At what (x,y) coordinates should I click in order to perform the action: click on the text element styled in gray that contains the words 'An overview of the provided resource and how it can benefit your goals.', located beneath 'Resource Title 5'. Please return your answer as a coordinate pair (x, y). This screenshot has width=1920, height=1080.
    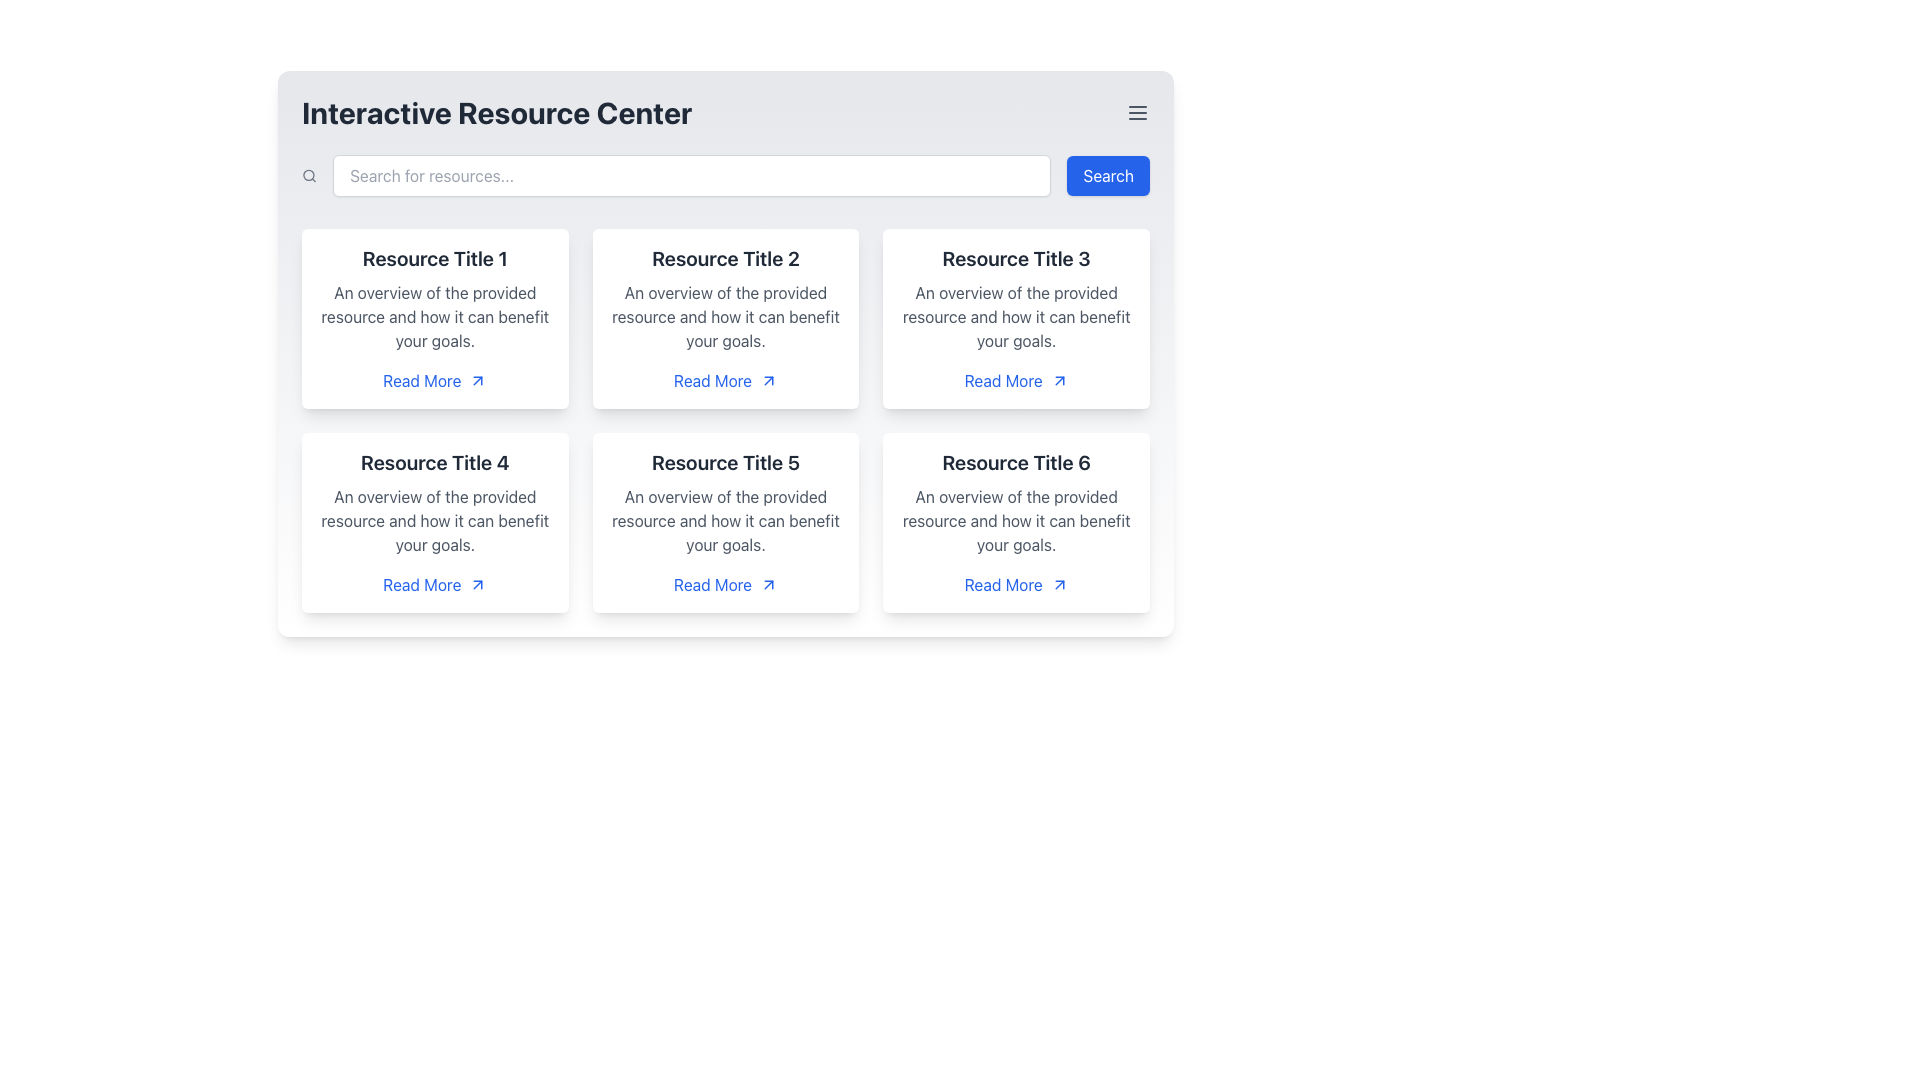
    Looking at the image, I should click on (724, 519).